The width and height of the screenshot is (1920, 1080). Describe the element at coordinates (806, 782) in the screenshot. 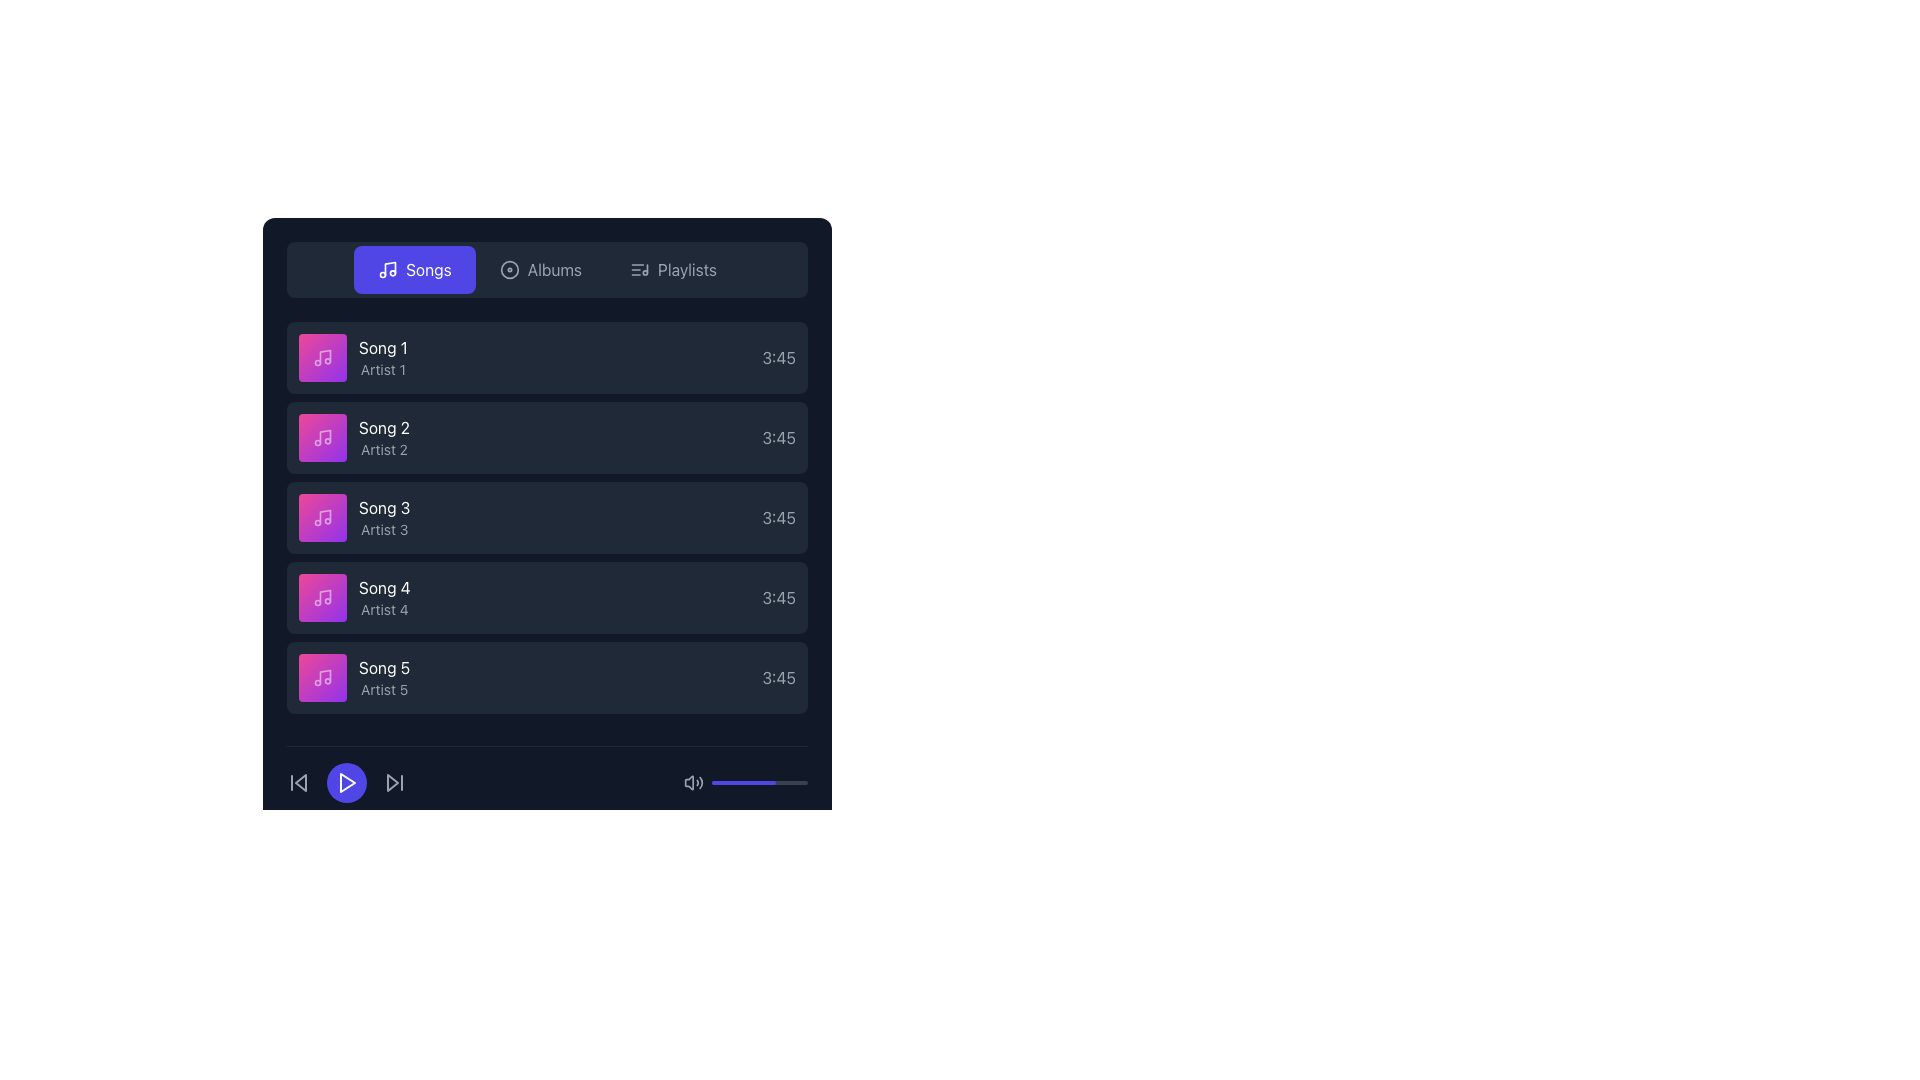

I see `the volume` at that location.